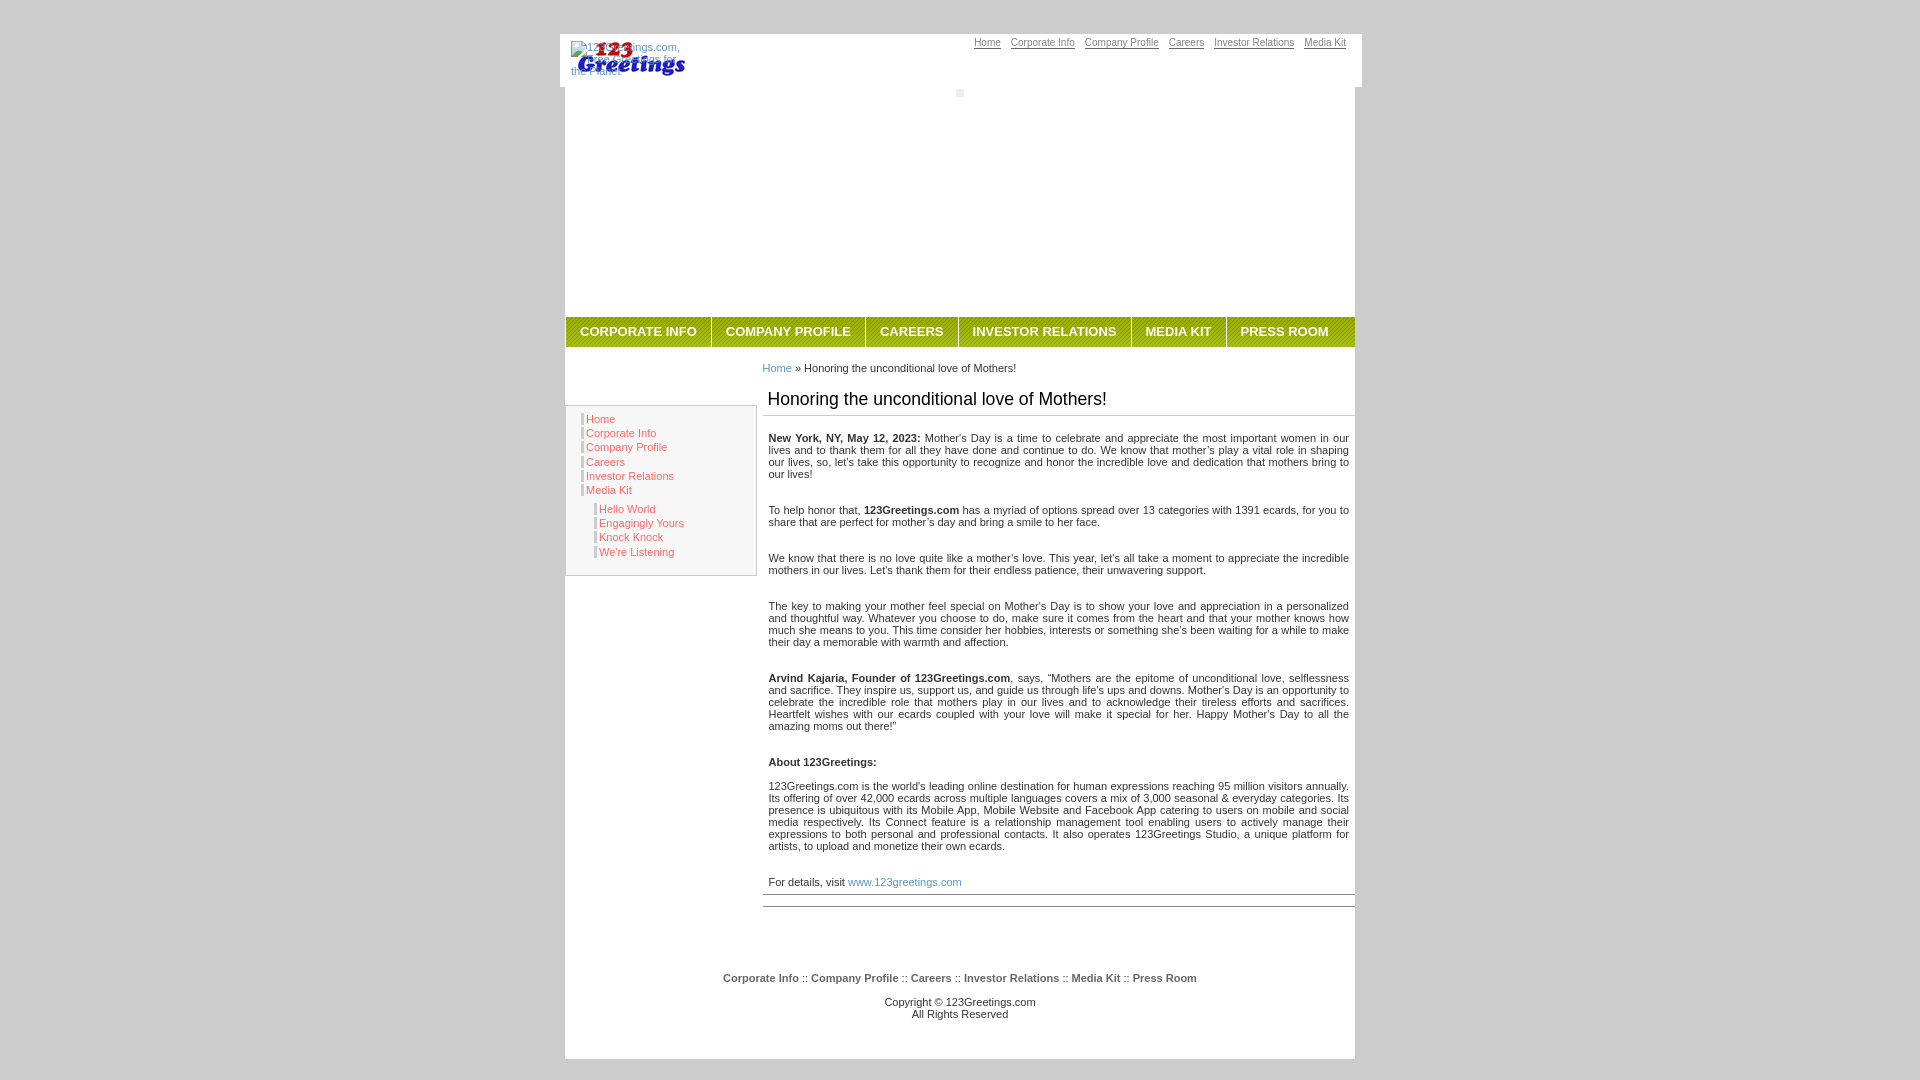 This screenshot has height=1080, width=1920. I want to click on 'Media Kit', so click(605, 489).